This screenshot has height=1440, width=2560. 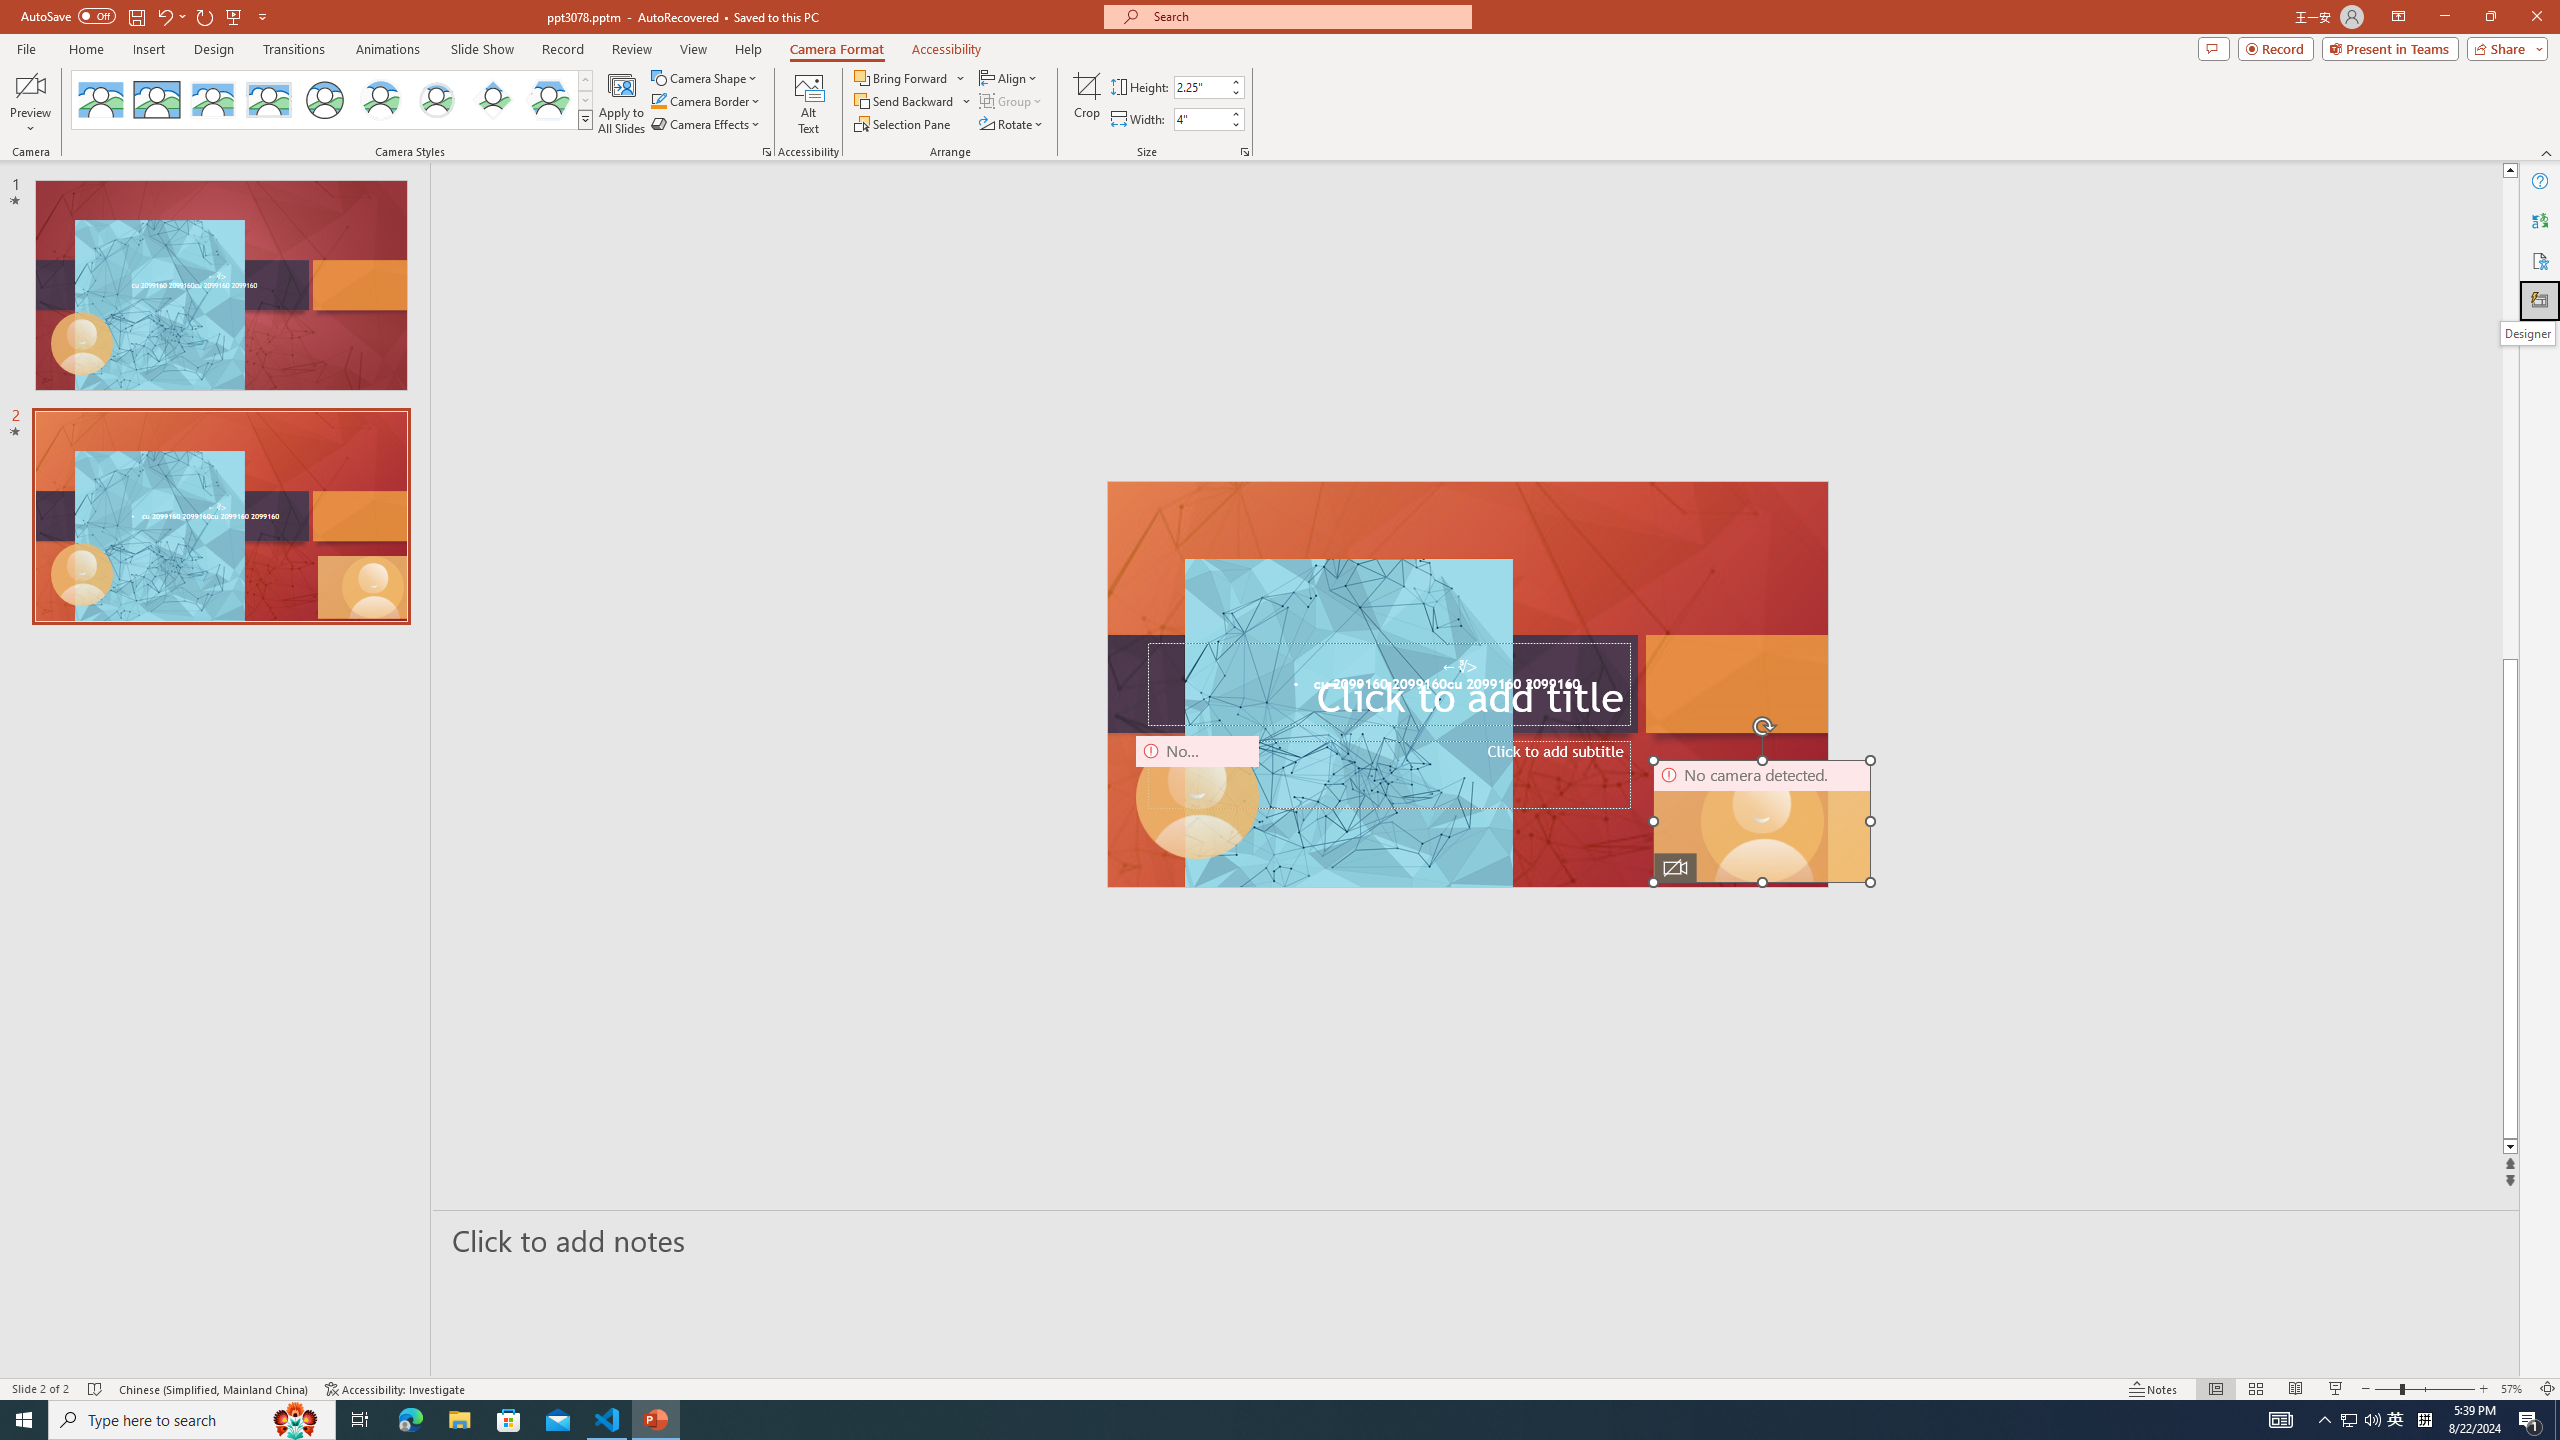 What do you see at coordinates (659, 99) in the screenshot?
I see `'Camera Border Green, Accent 1'` at bounding box center [659, 99].